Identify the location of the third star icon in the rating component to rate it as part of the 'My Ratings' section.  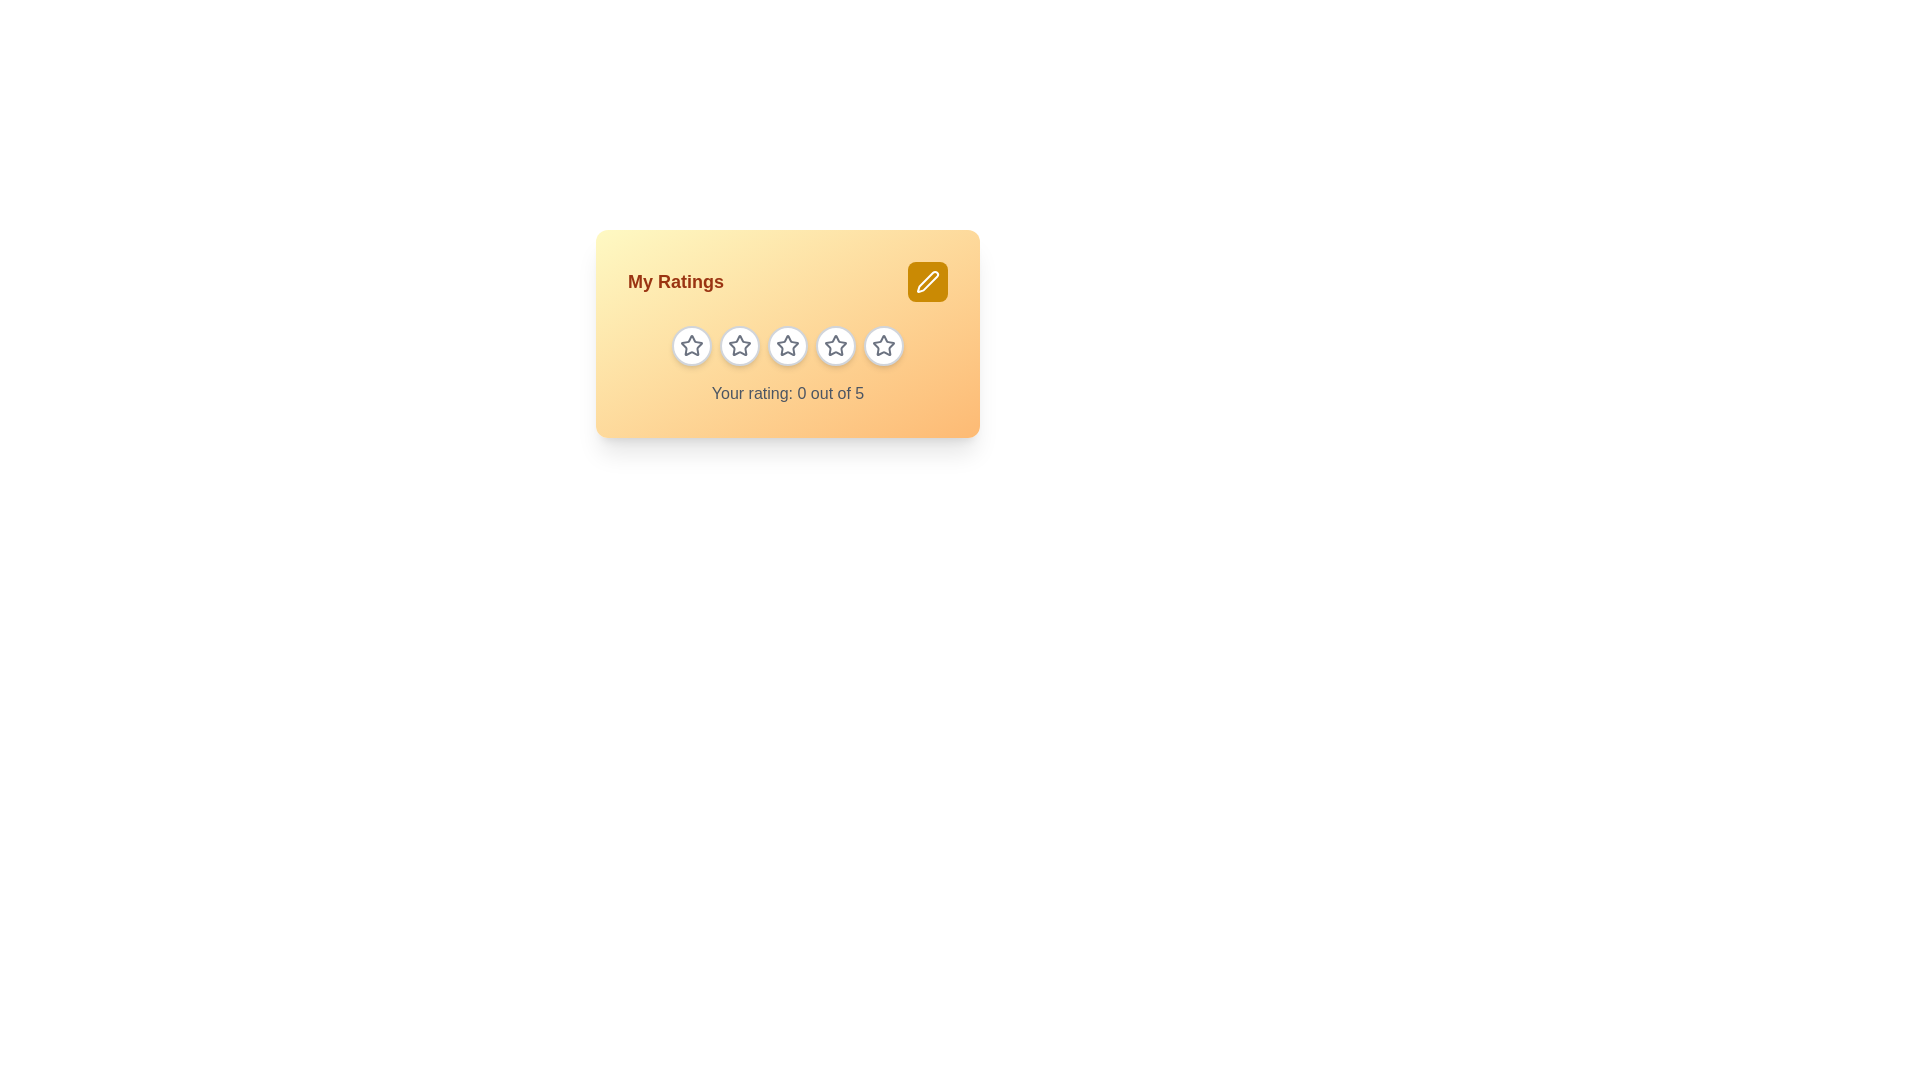
(786, 345).